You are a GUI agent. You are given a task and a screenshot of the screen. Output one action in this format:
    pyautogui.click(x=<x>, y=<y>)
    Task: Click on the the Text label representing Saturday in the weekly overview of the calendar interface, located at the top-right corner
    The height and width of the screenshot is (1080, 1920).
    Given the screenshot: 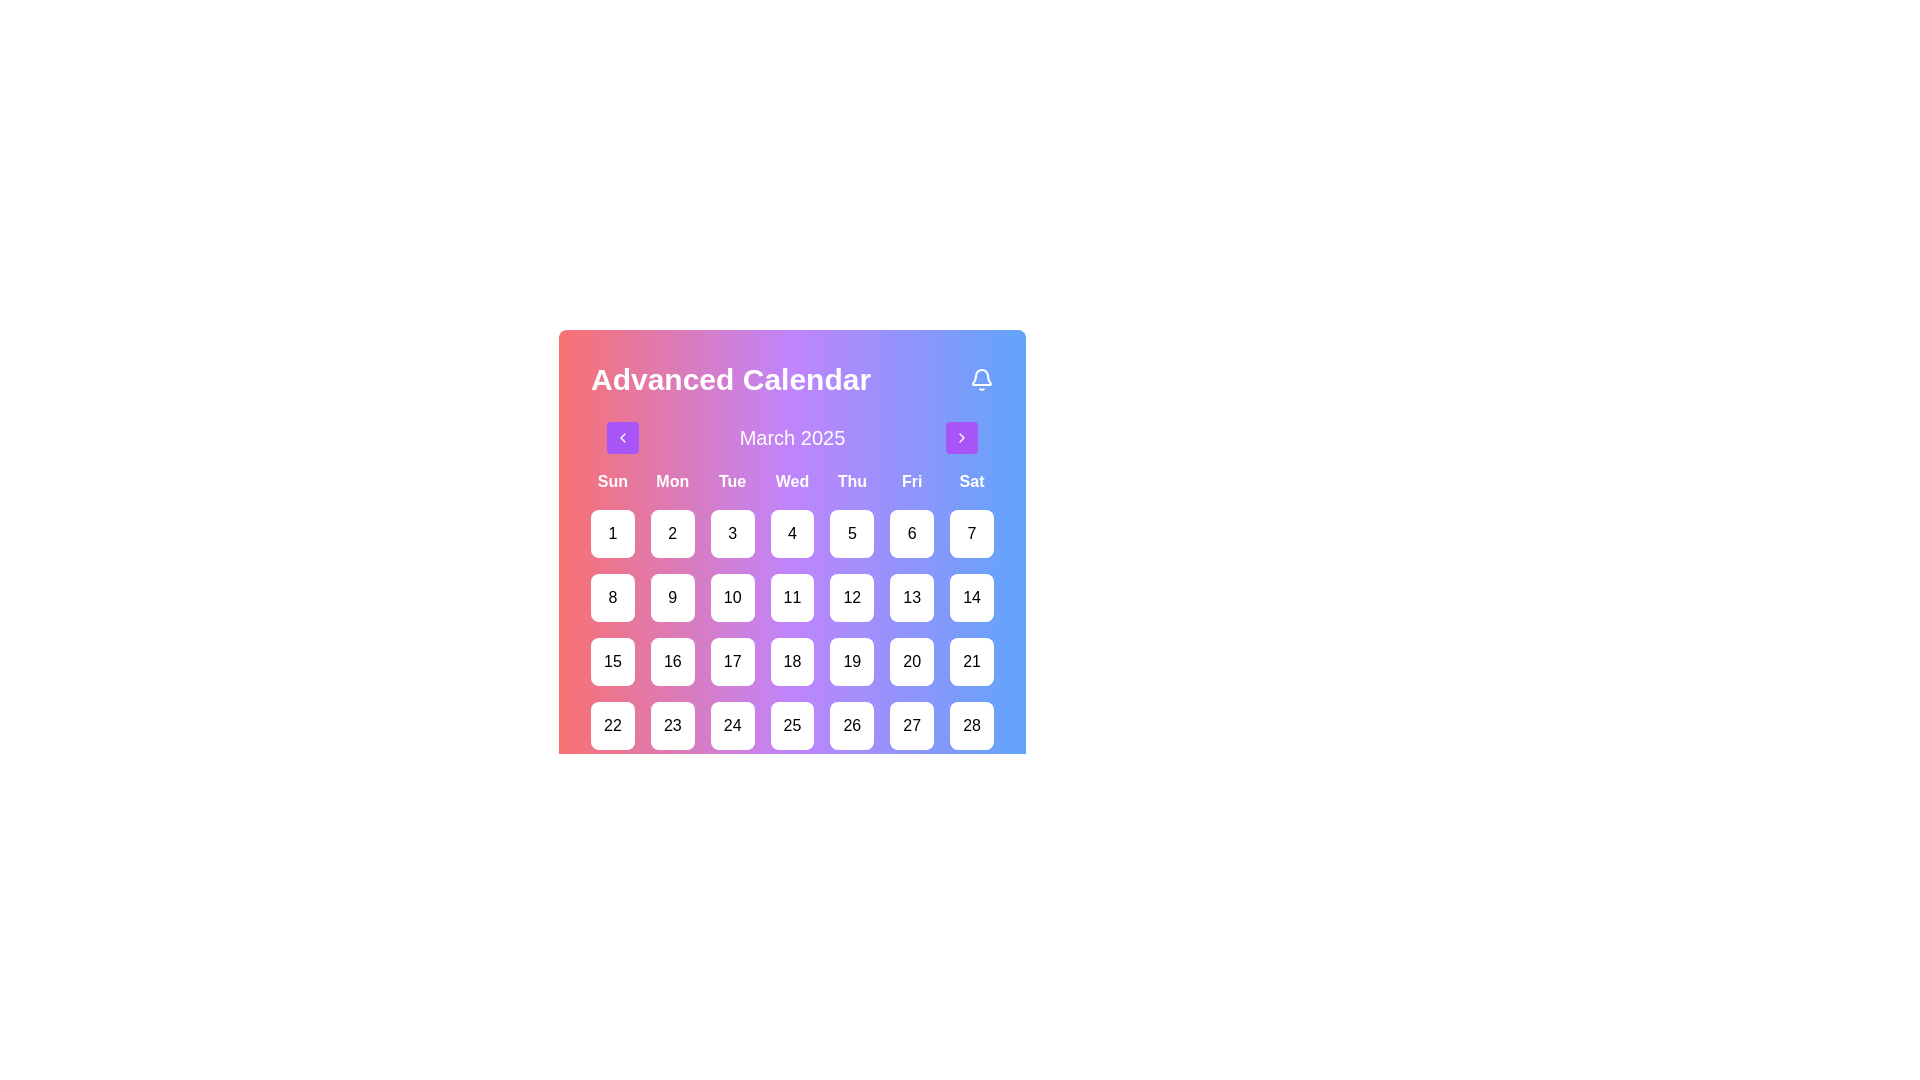 What is the action you would take?
    pyautogui.click(x=972, y=482)
    